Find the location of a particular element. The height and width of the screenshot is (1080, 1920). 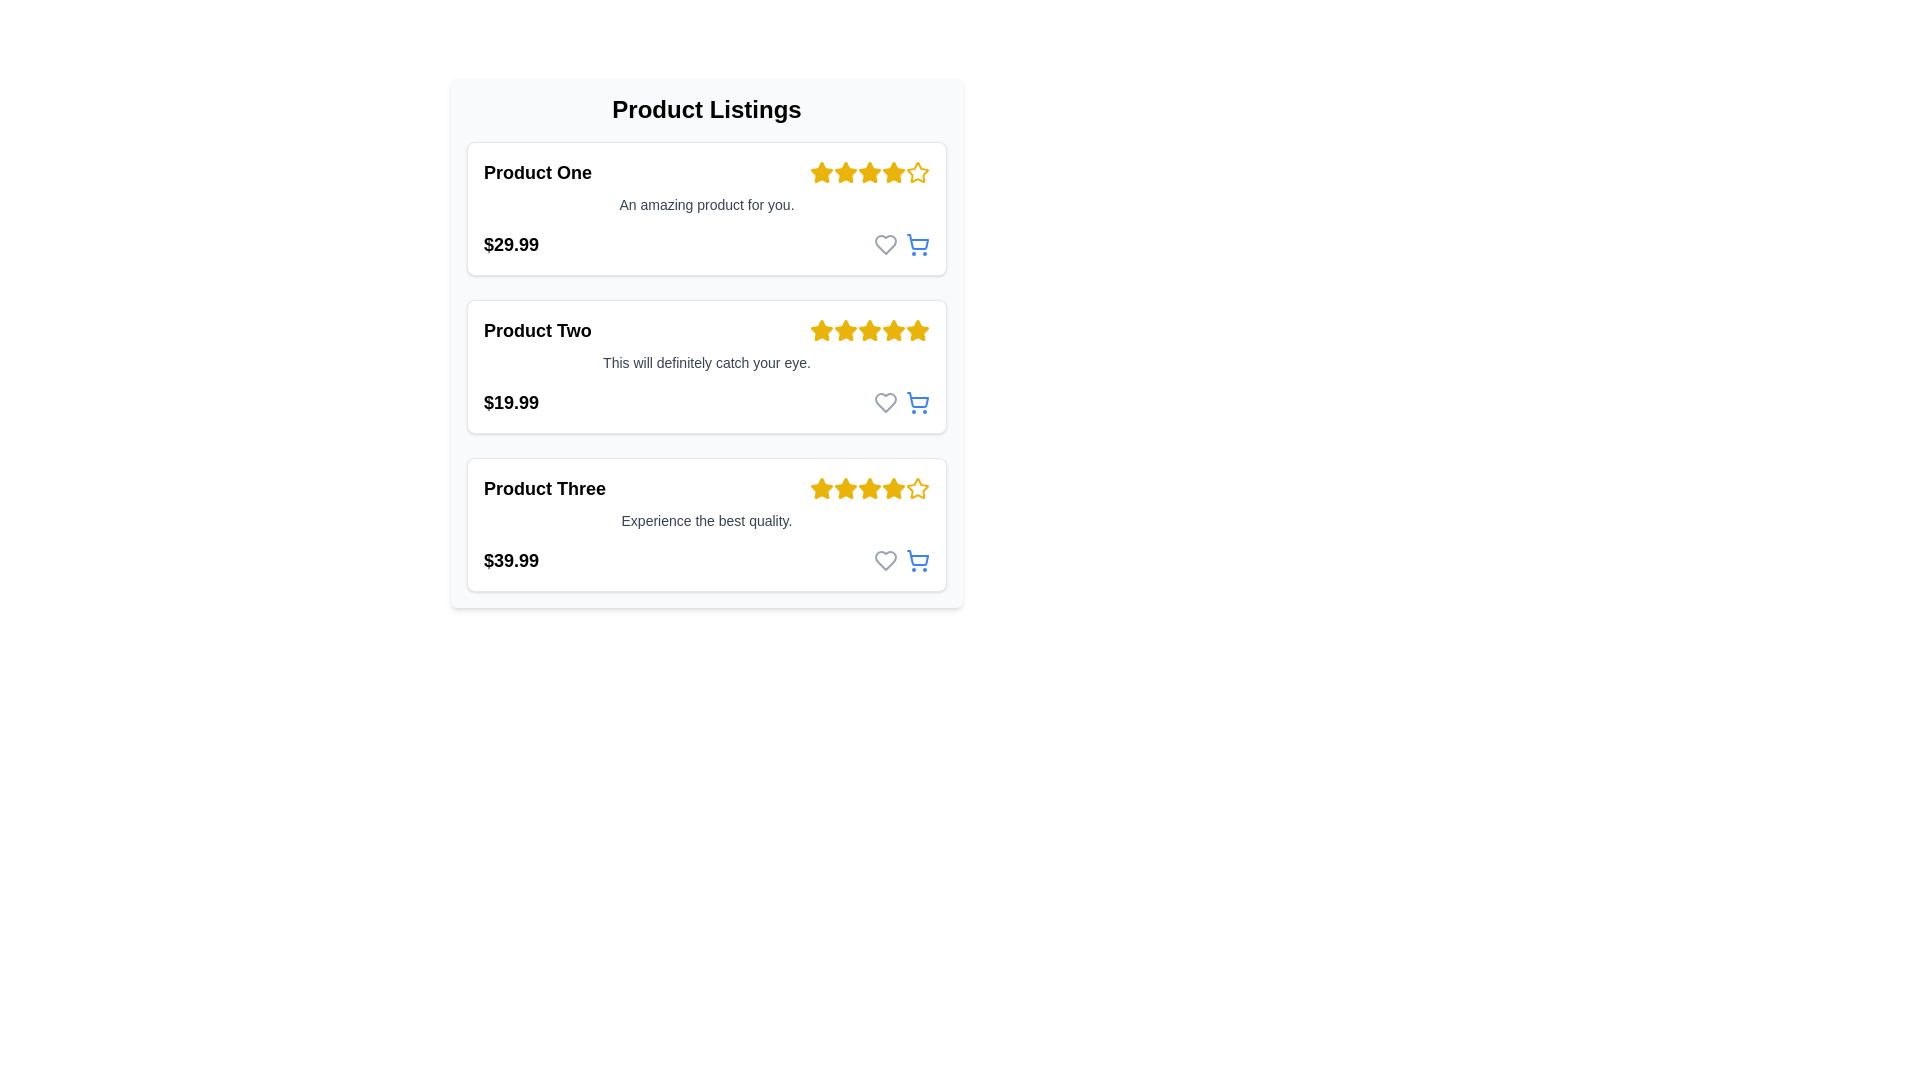

the second star icon in the horizontal rating system for 'Product One', which is filled with a golden-yellow color is located at coordinates (845, 171).